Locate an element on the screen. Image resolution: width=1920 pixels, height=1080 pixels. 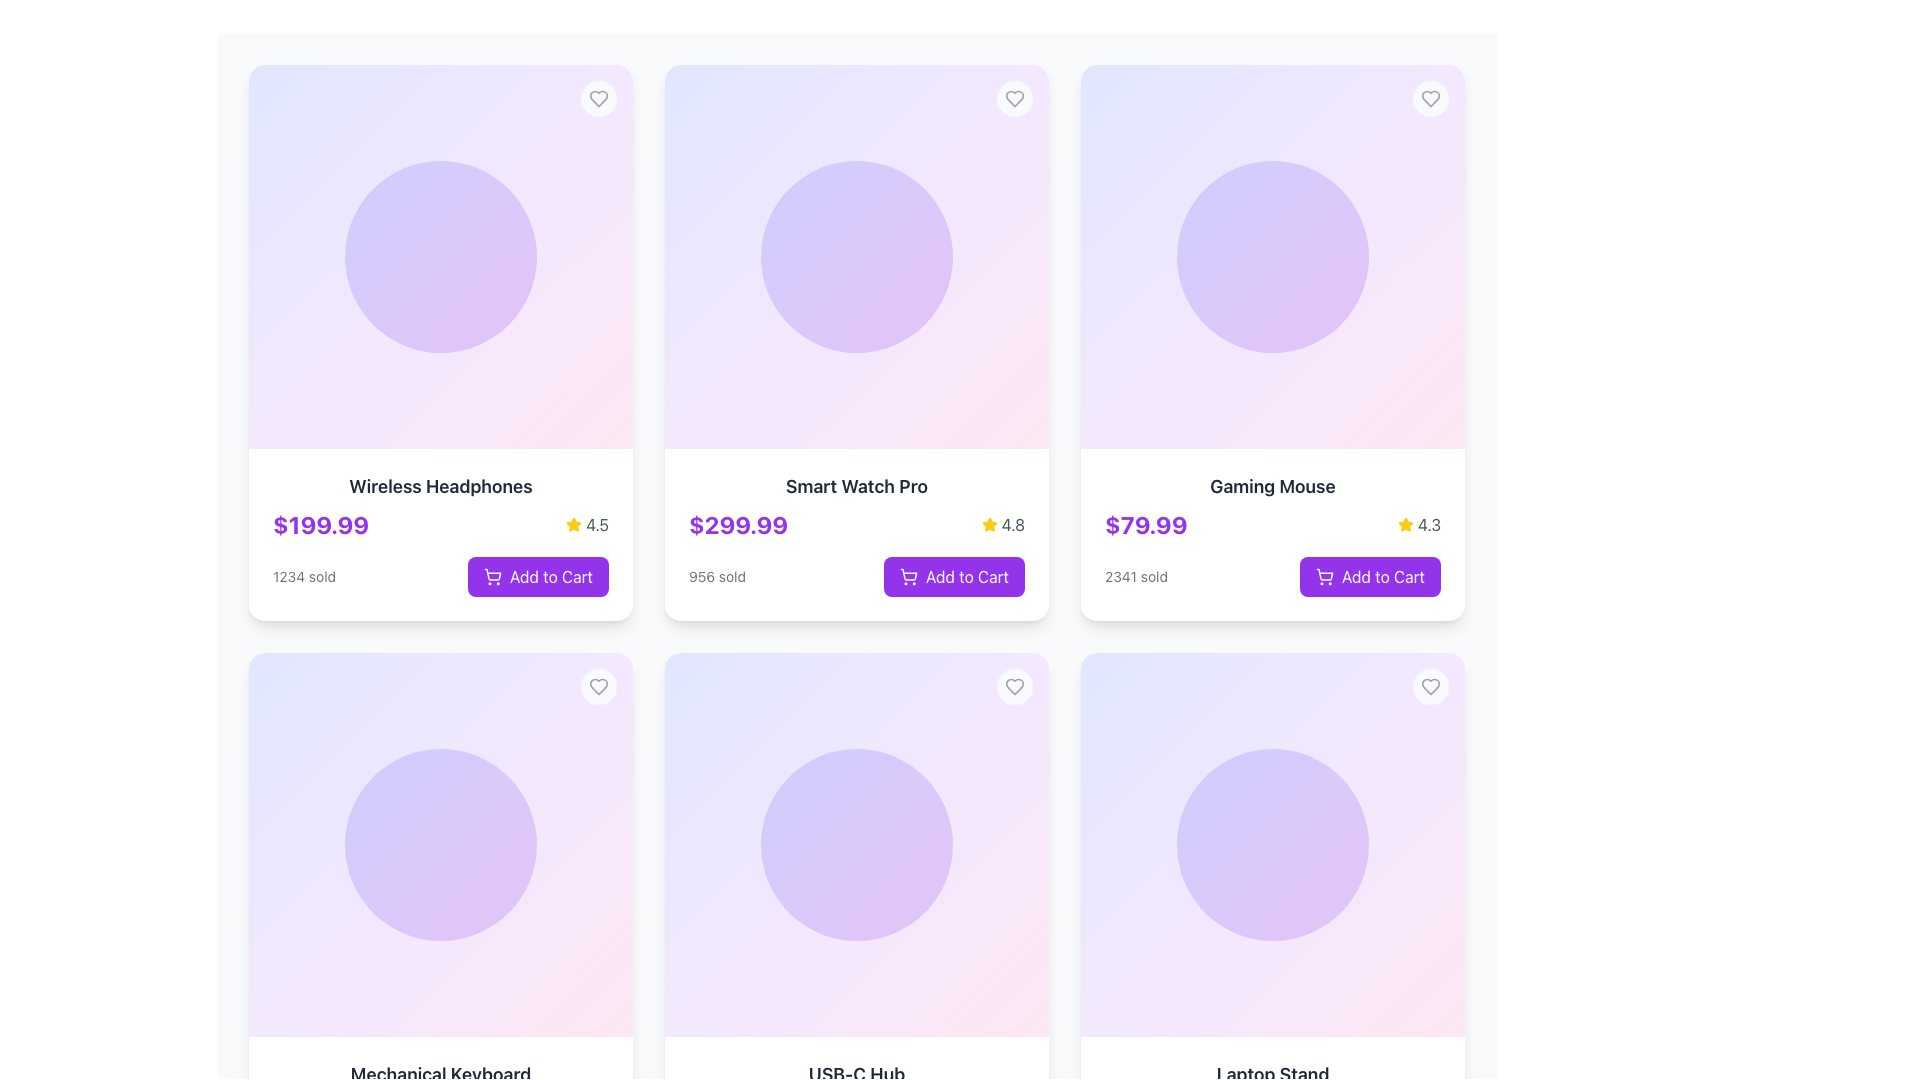
the 'Add to Cart' text within the button located at the bottom of the second product card in the grid is located at coordinates (551, 577).